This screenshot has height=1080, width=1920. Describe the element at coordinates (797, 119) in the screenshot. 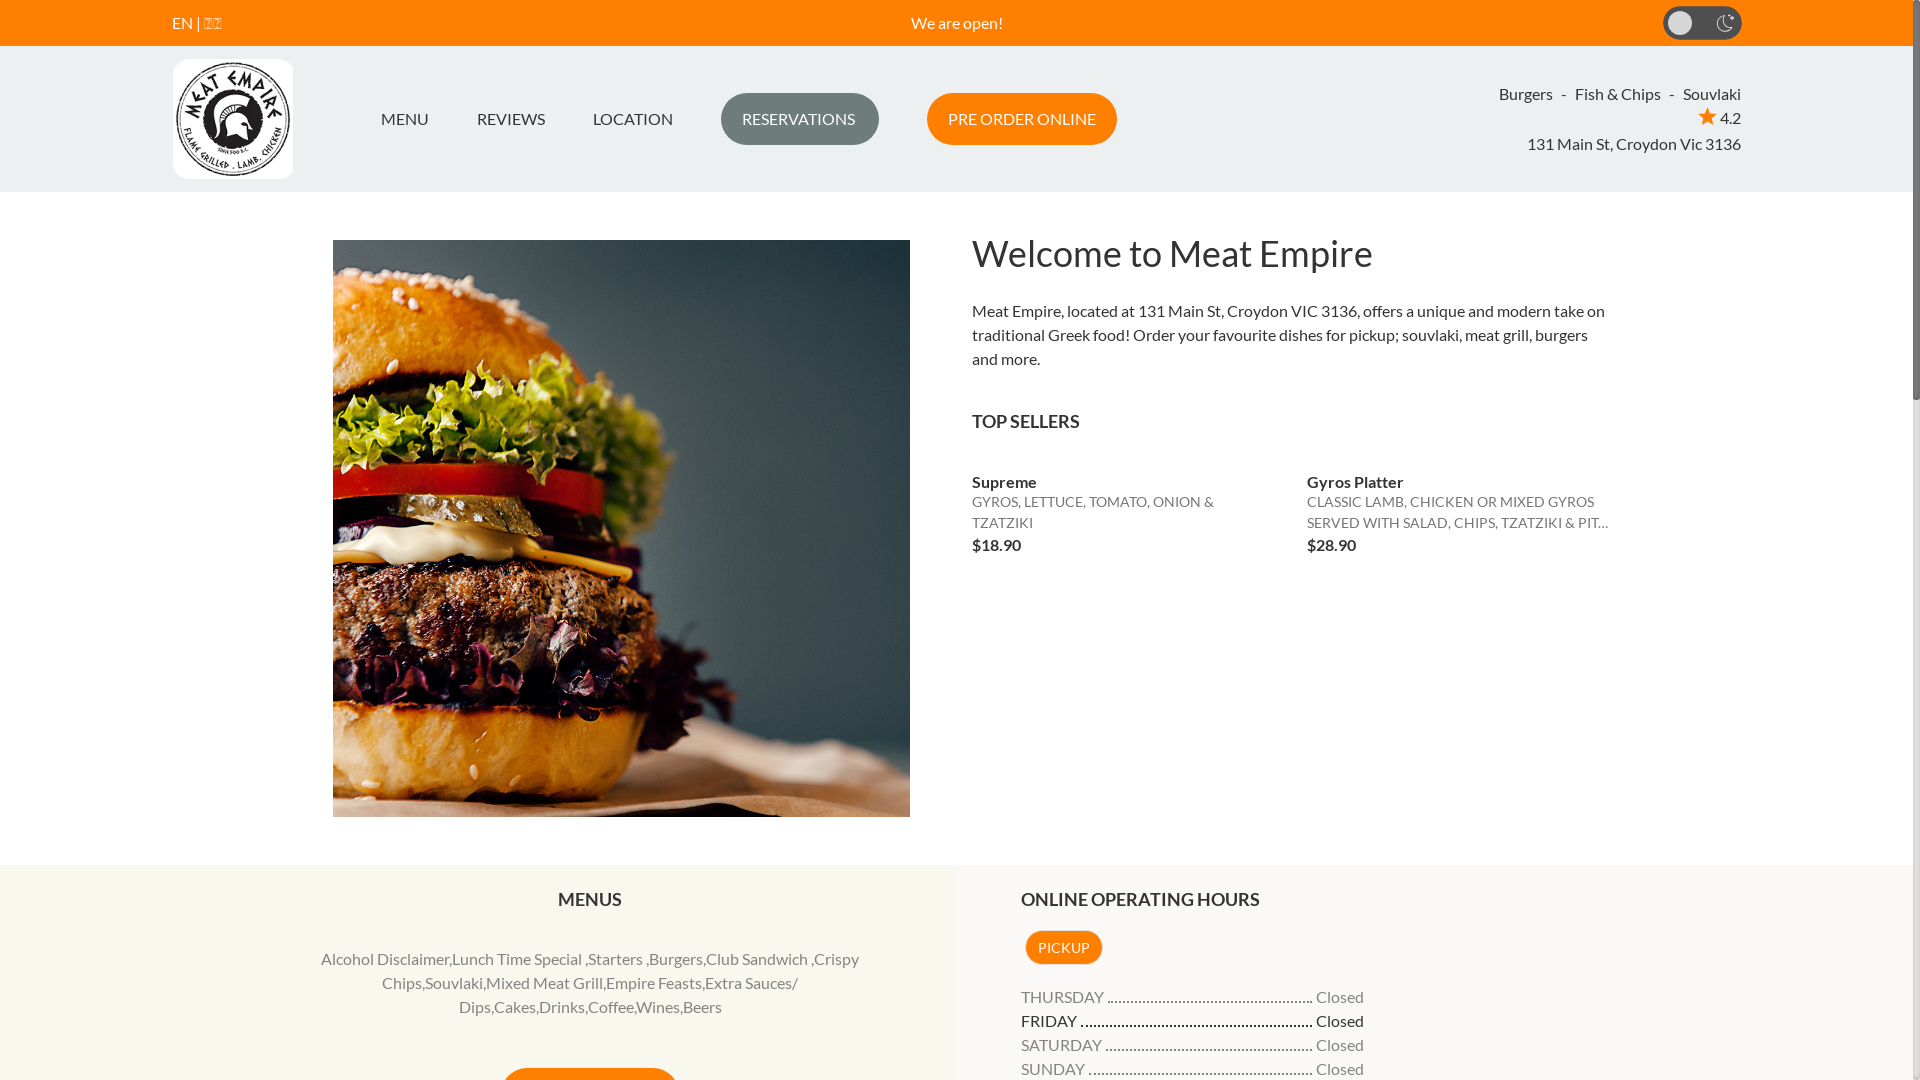

I see `'RESERVATIONS '` at that location.